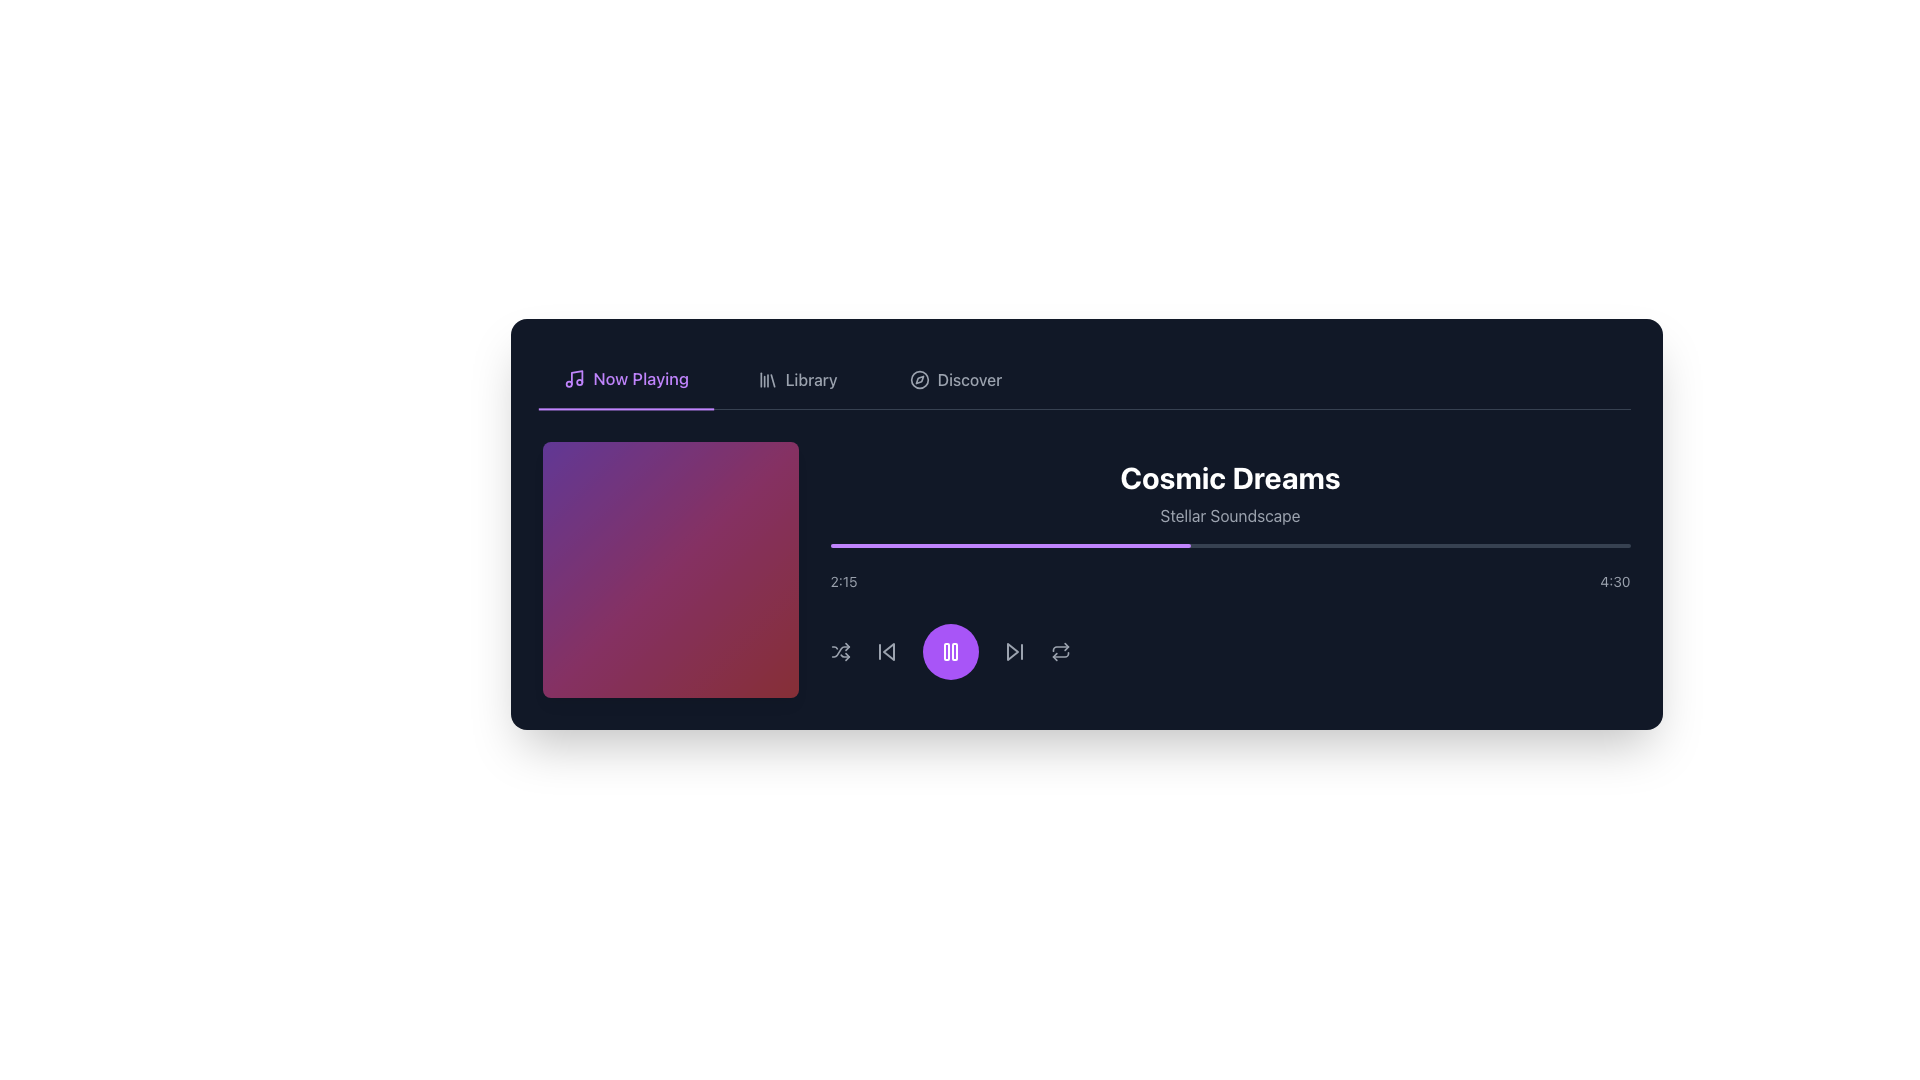 The width and height of the screenshot is (1920, 1080). What do you see at coordinates (840, 651) in the screenshot?
I see `the shuffle button located in the playback controls section, positioned near the bottom center of the interface` at bounding box center [840, 651].